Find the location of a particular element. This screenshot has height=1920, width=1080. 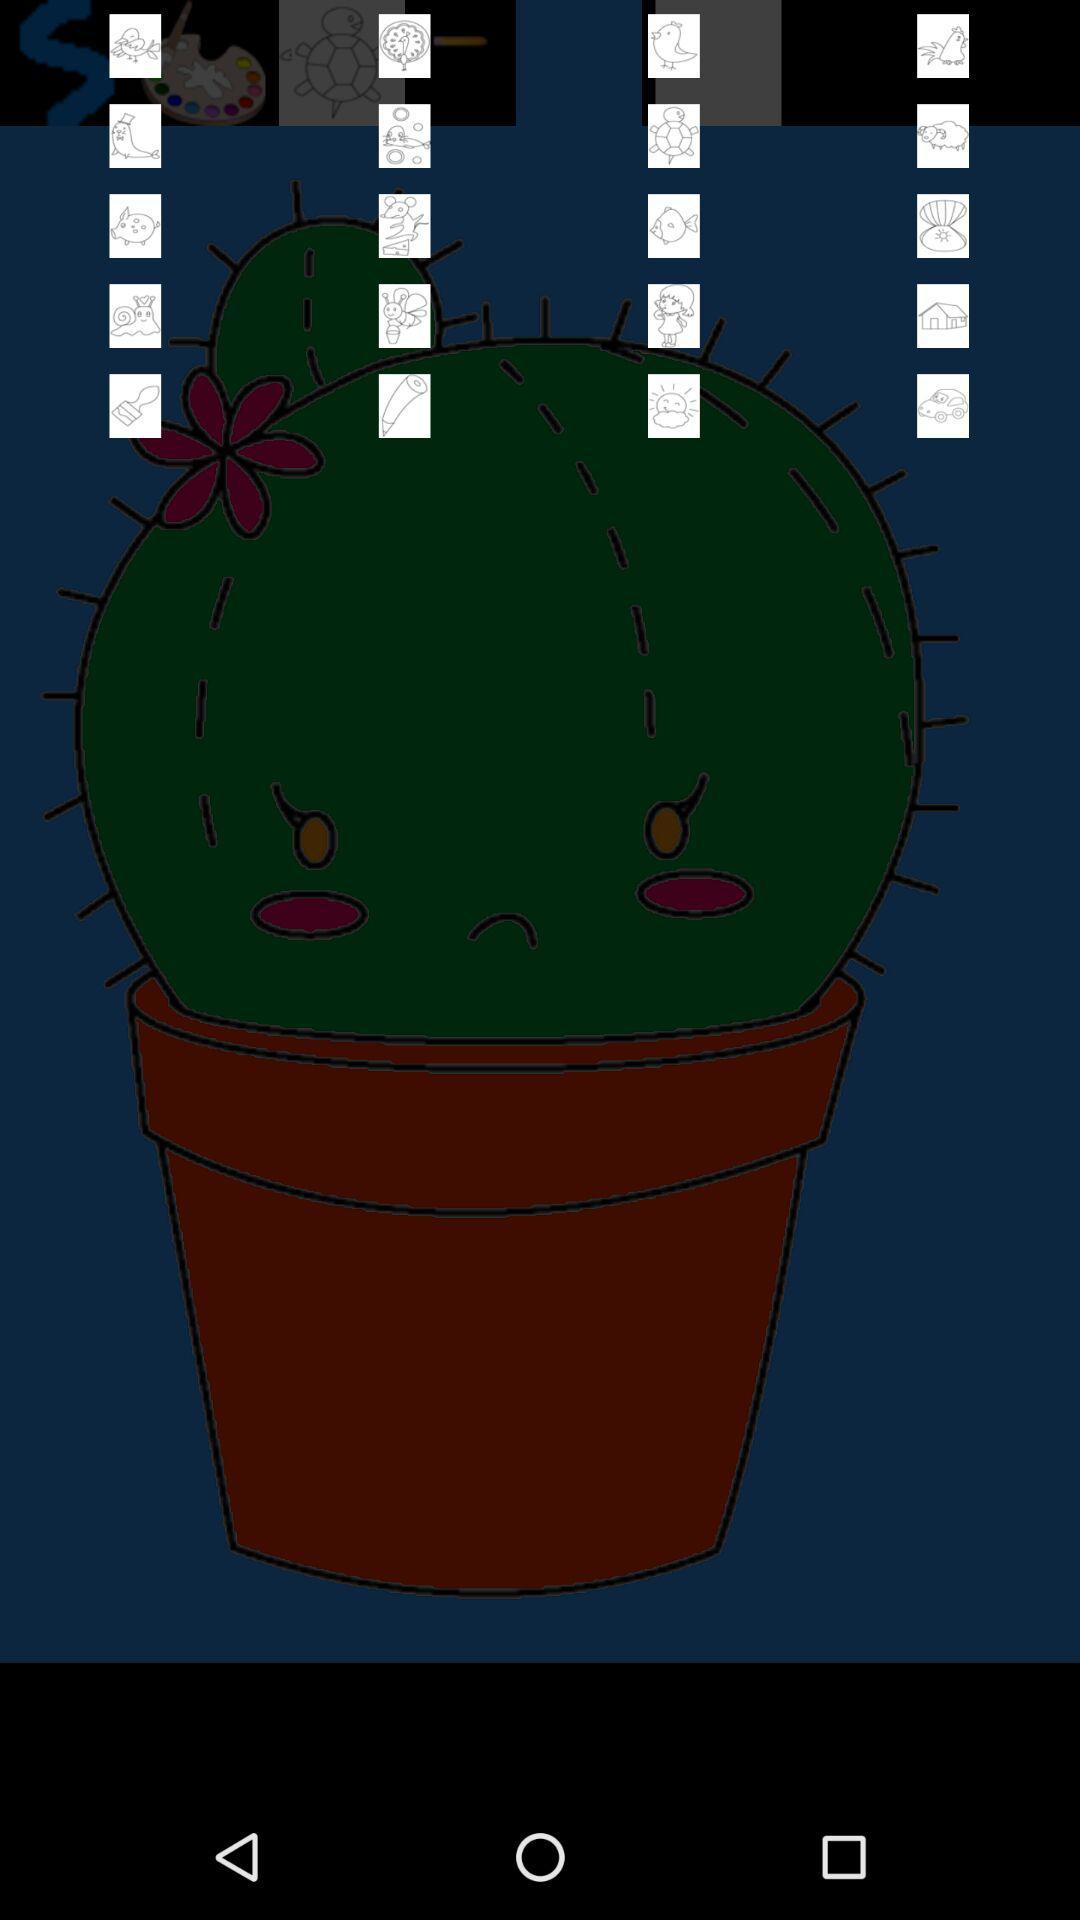

open this item is located at coordinates (404, 315).